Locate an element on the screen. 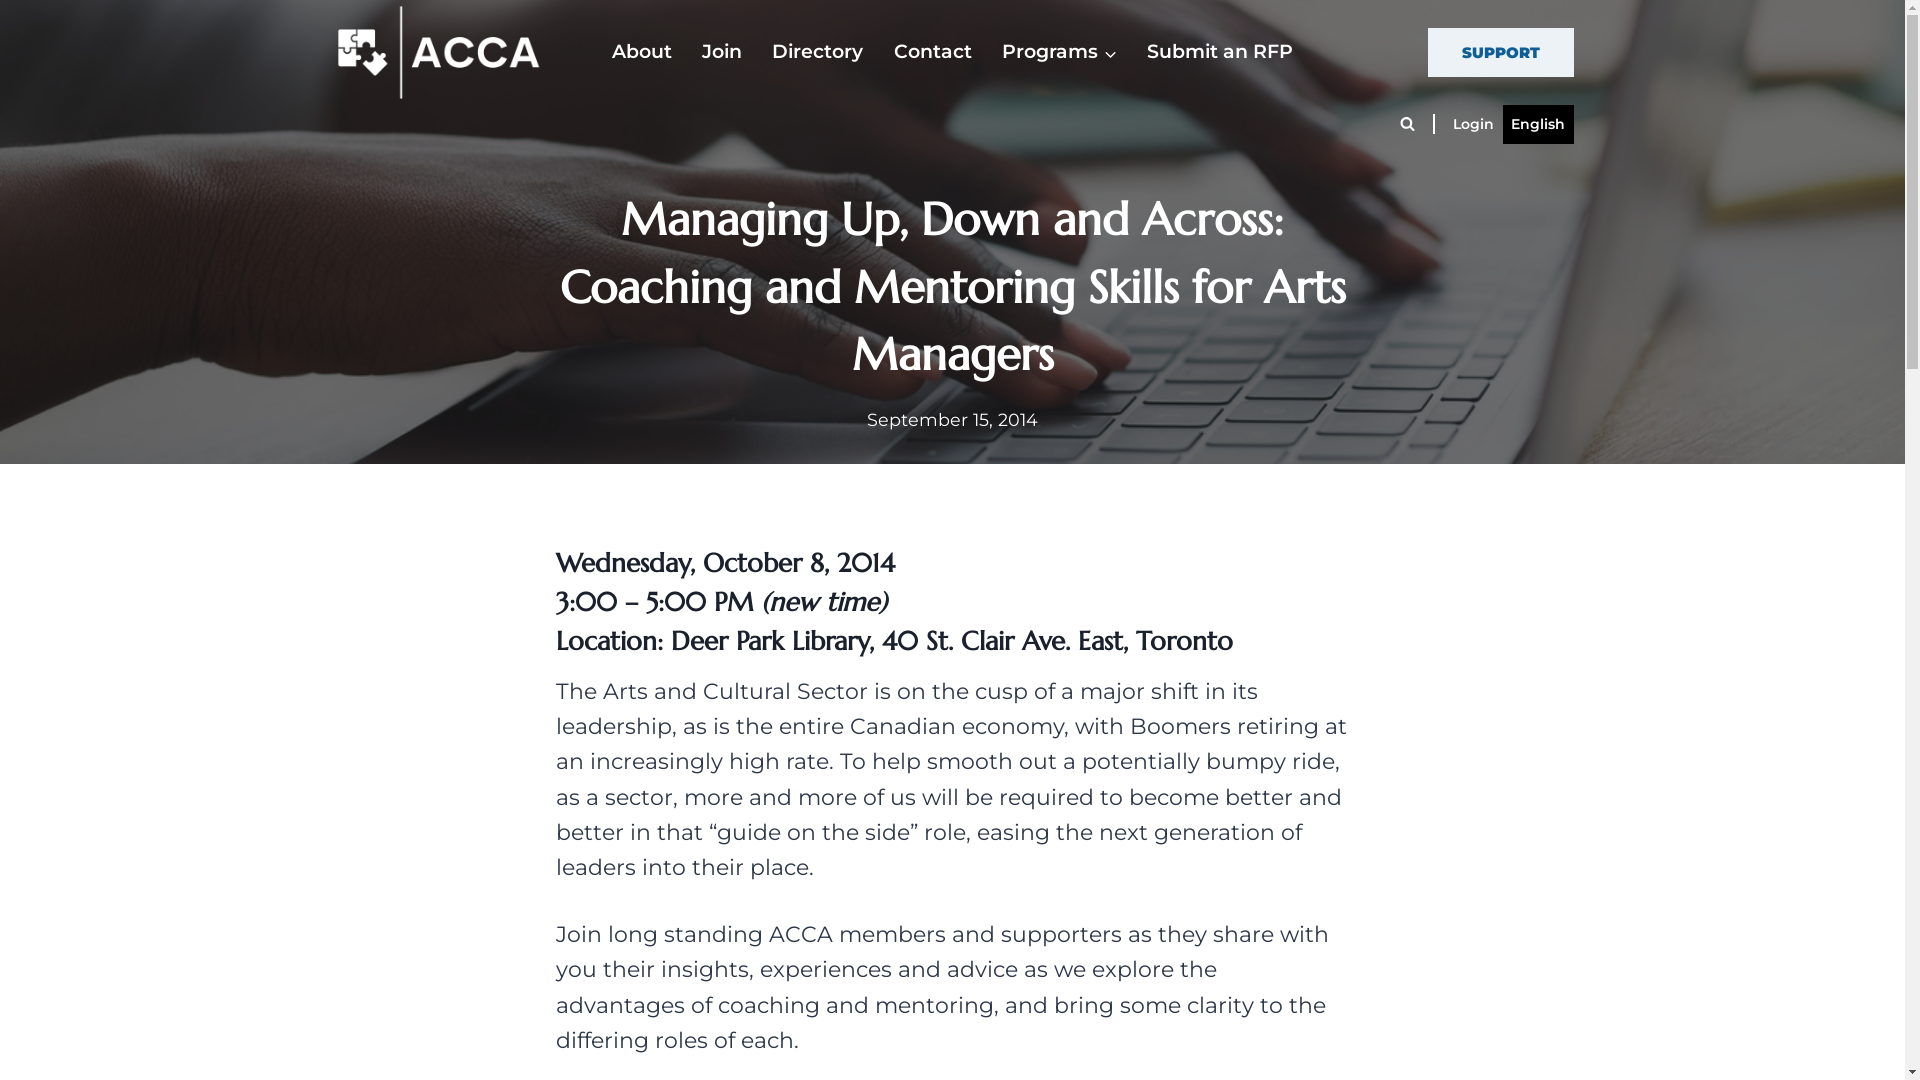 This screenshot has height=1080, width=1920. 'About' is located at coordinates (641, 51).